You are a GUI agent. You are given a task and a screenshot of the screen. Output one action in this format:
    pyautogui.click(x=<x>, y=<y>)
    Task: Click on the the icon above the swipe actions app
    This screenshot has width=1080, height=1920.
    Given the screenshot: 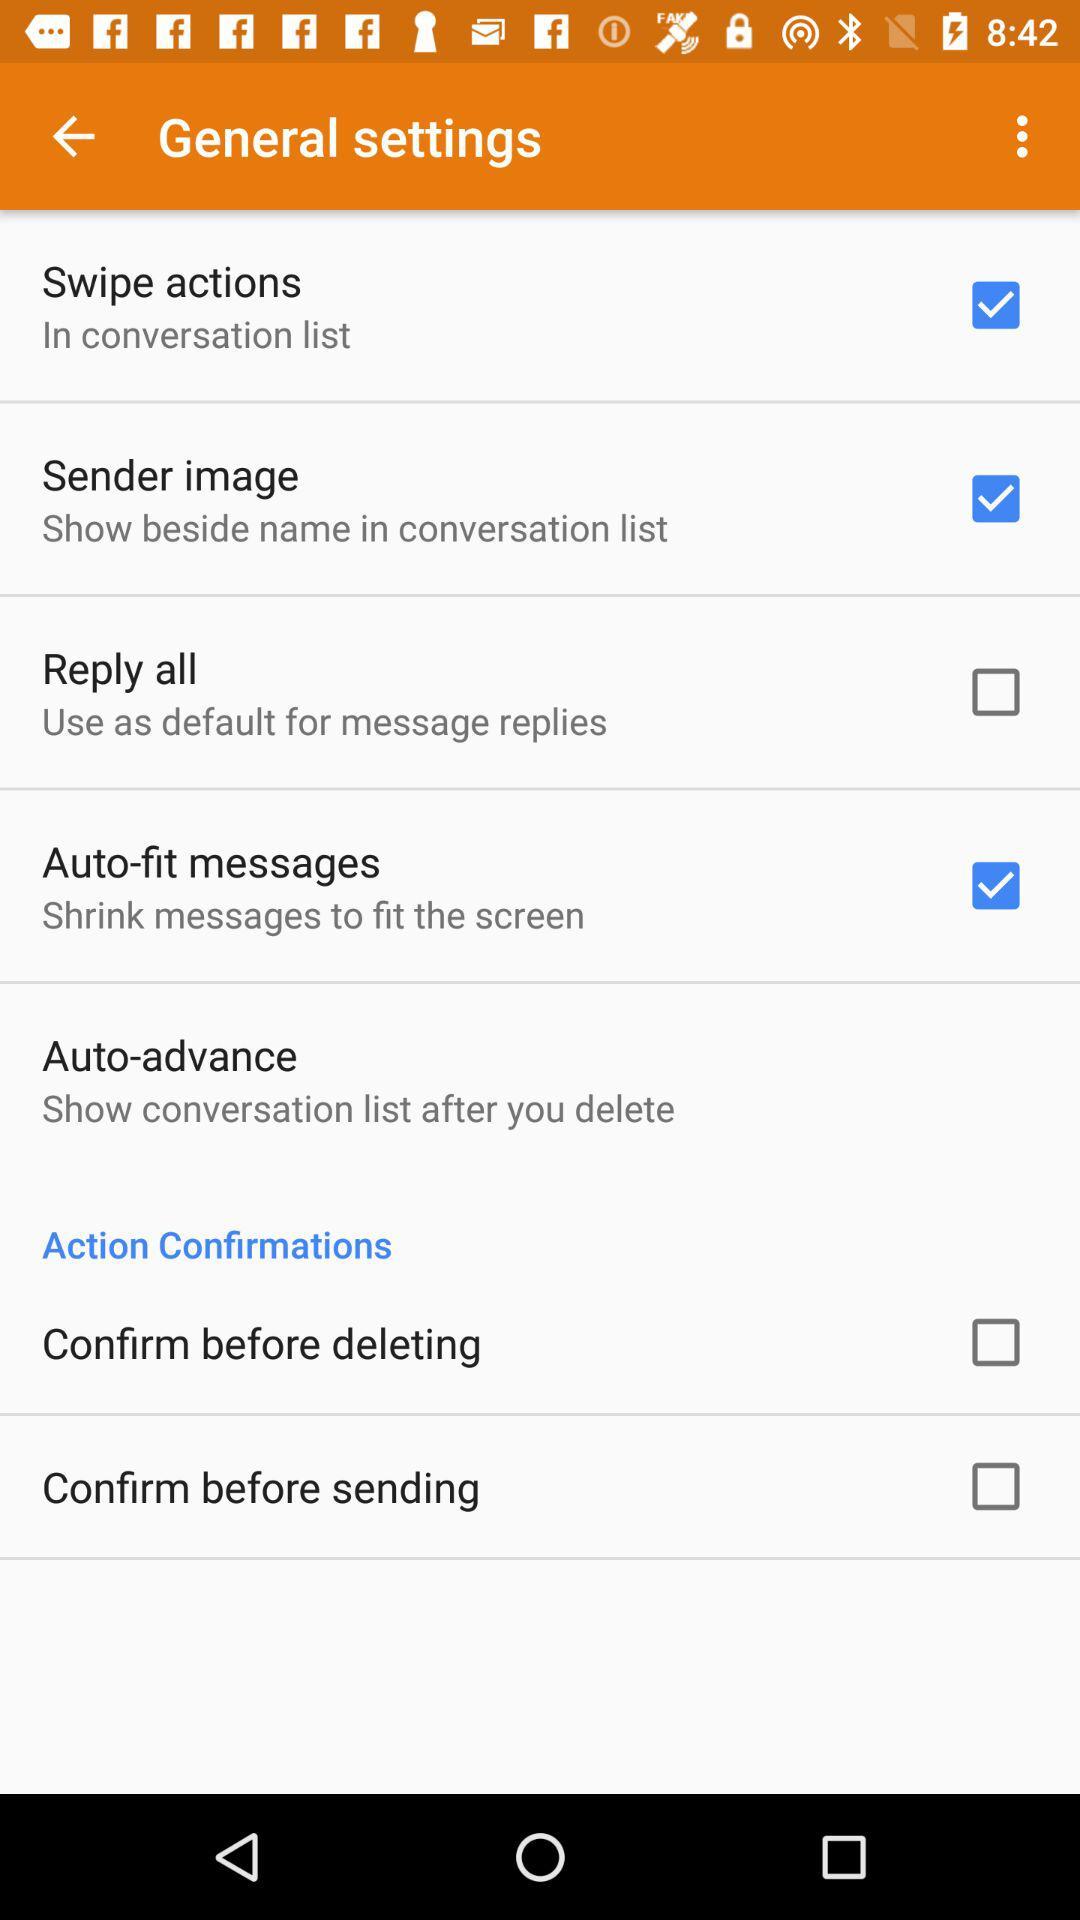 What is the action you would take?
    pyautogui.click(x=72, y=135)
    